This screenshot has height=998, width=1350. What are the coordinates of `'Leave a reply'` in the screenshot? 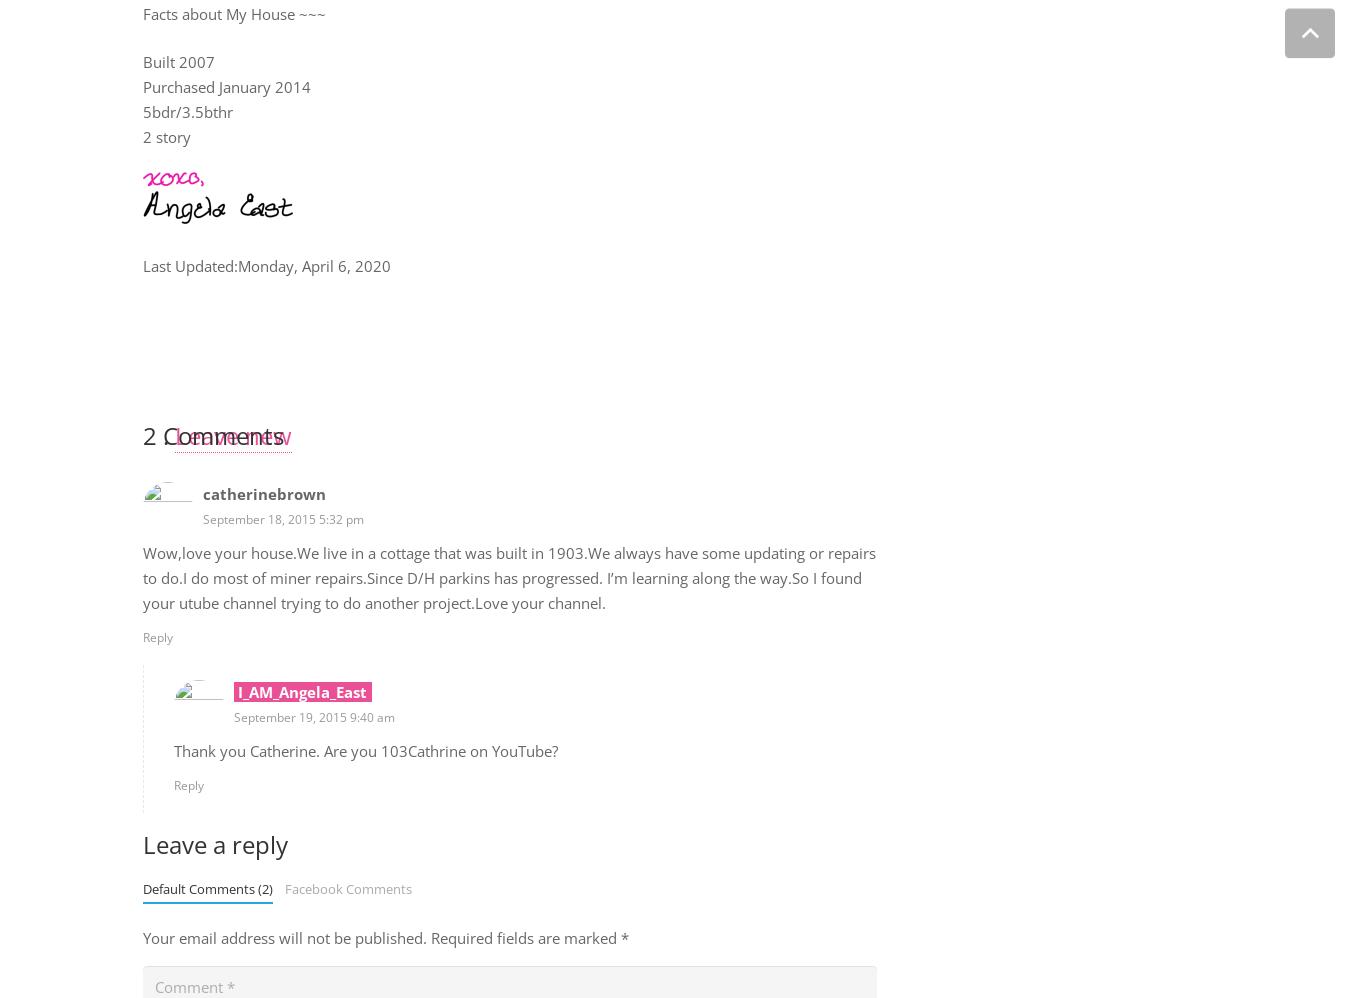 It's located at (214, 844).